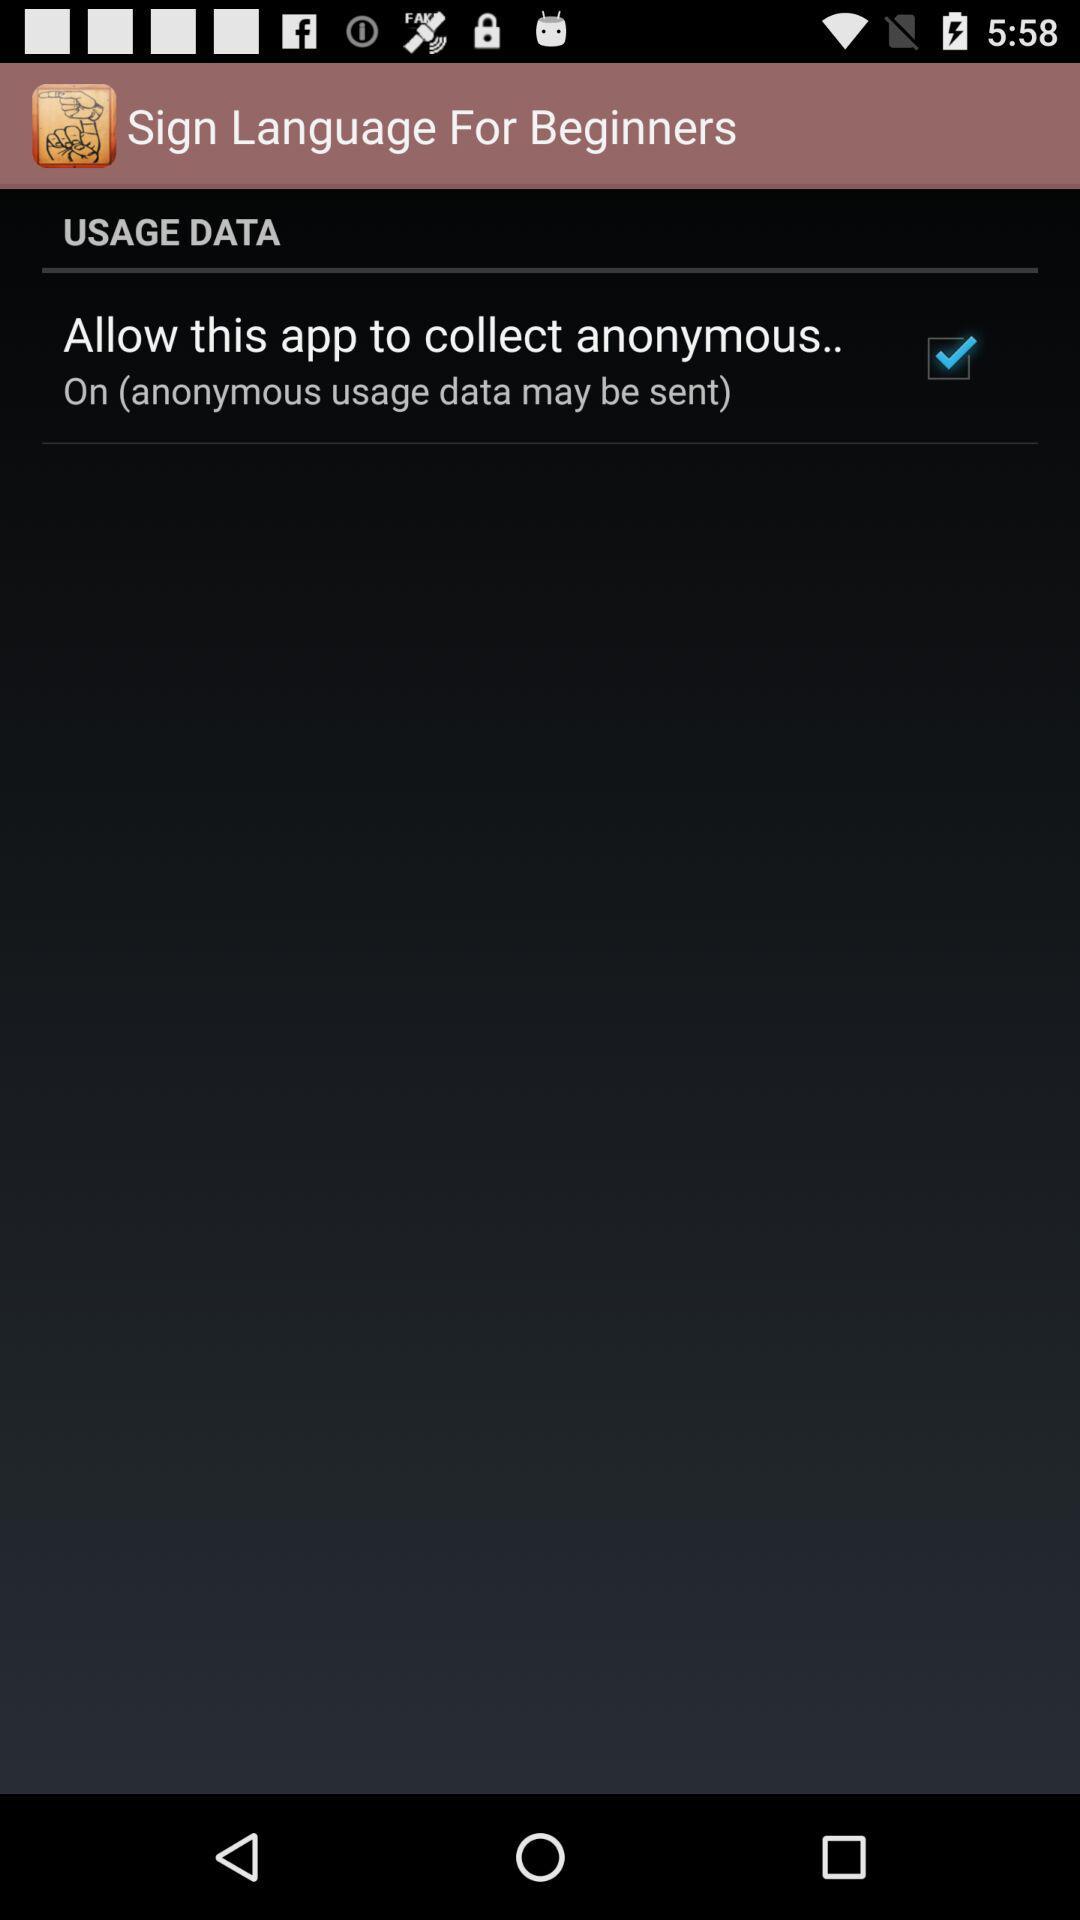  I want to click on icon next to the allow this app, so click(947, 358).